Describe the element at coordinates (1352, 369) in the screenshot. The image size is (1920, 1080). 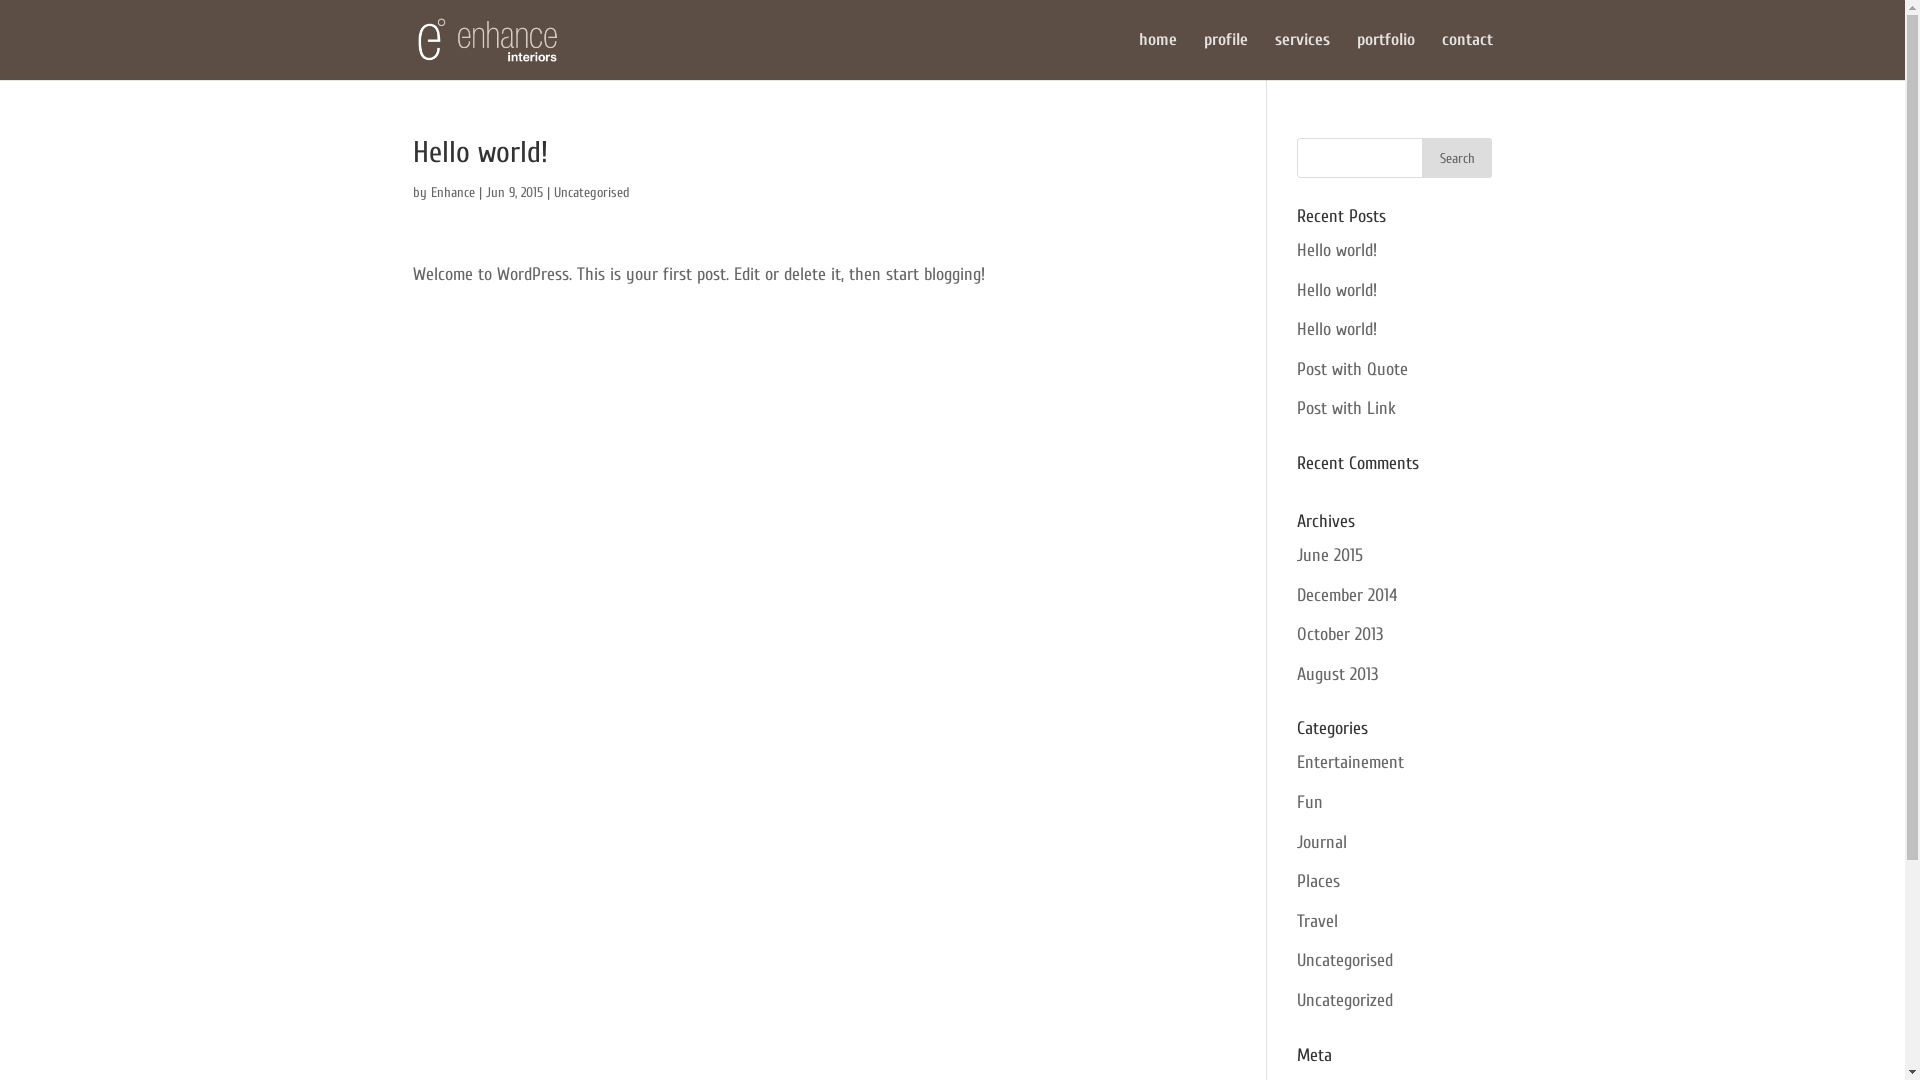
I see `'Post with Quote'` at that location.